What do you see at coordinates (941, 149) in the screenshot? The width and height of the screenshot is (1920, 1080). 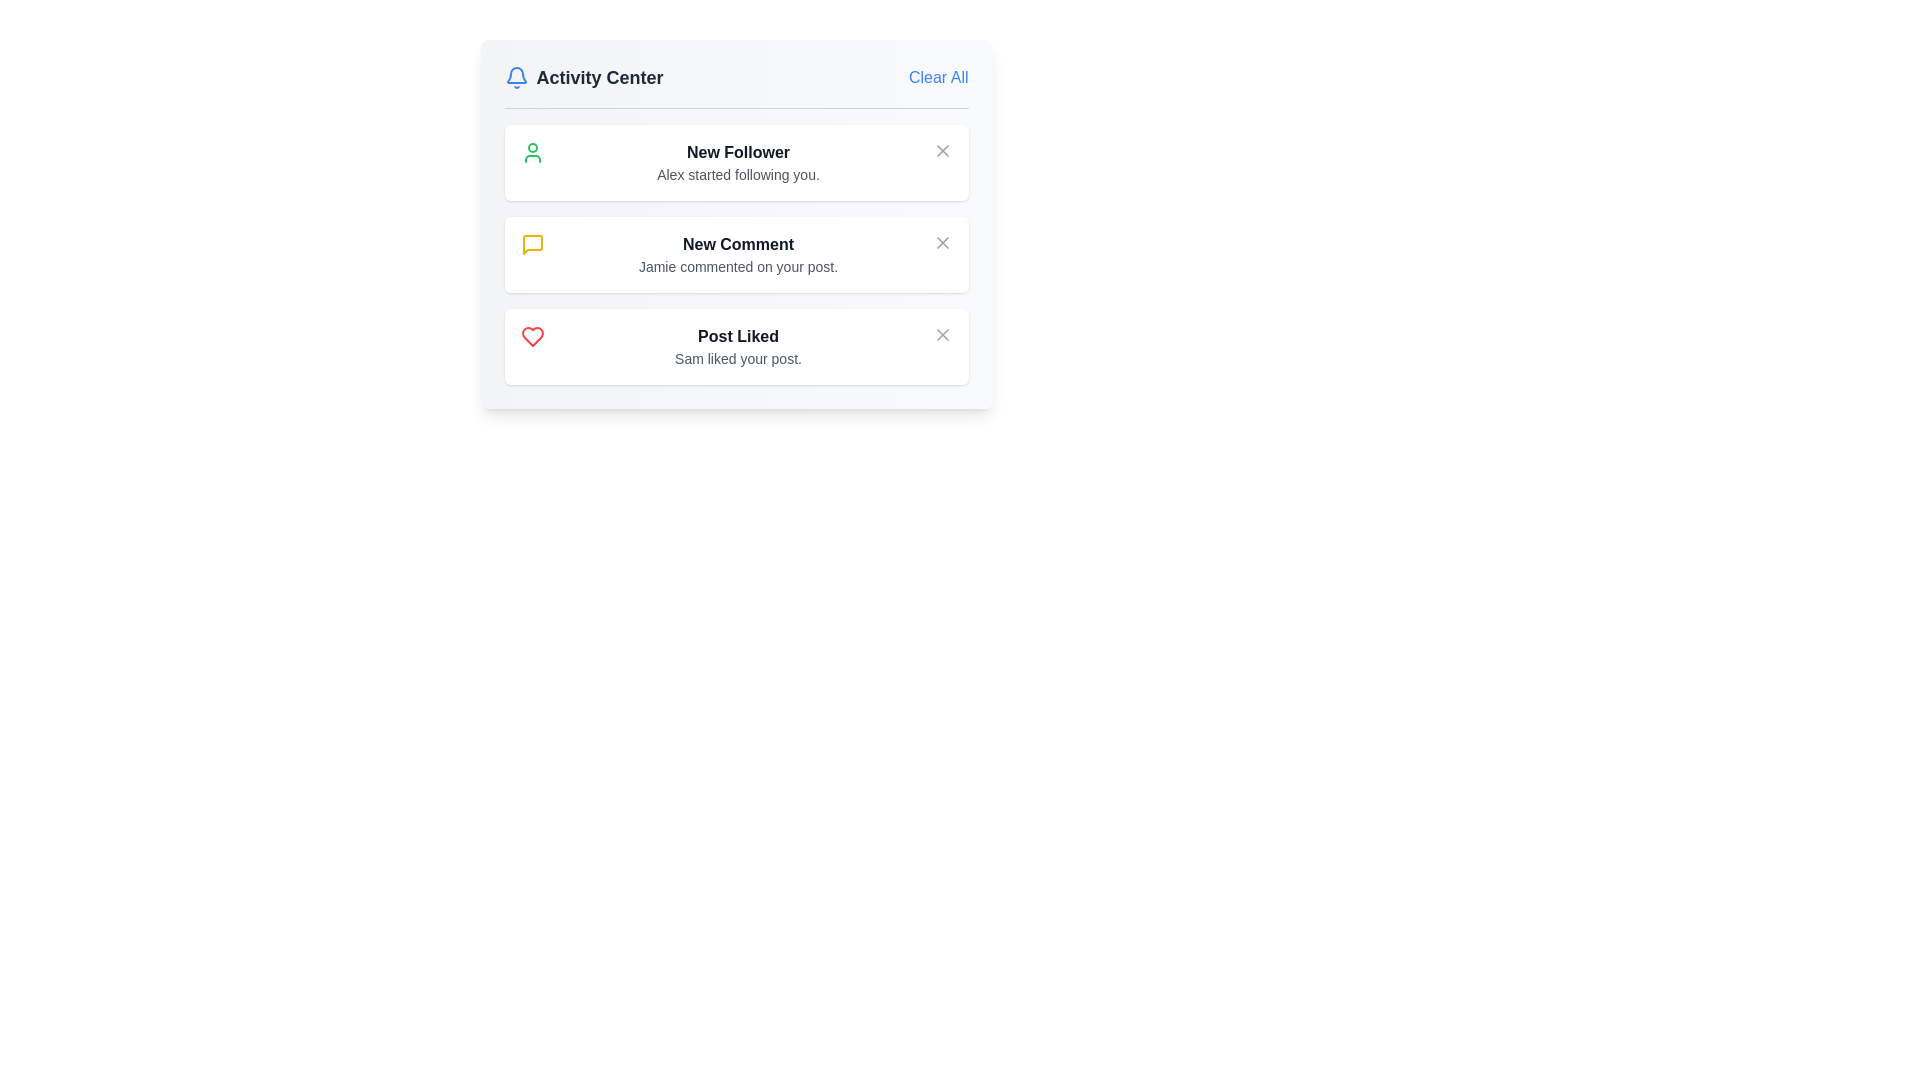 I see `the Close (X) icon rendered as SVG graphics located at the far right of the 'New Follower' notification entry` at bounding box center [941, 149].